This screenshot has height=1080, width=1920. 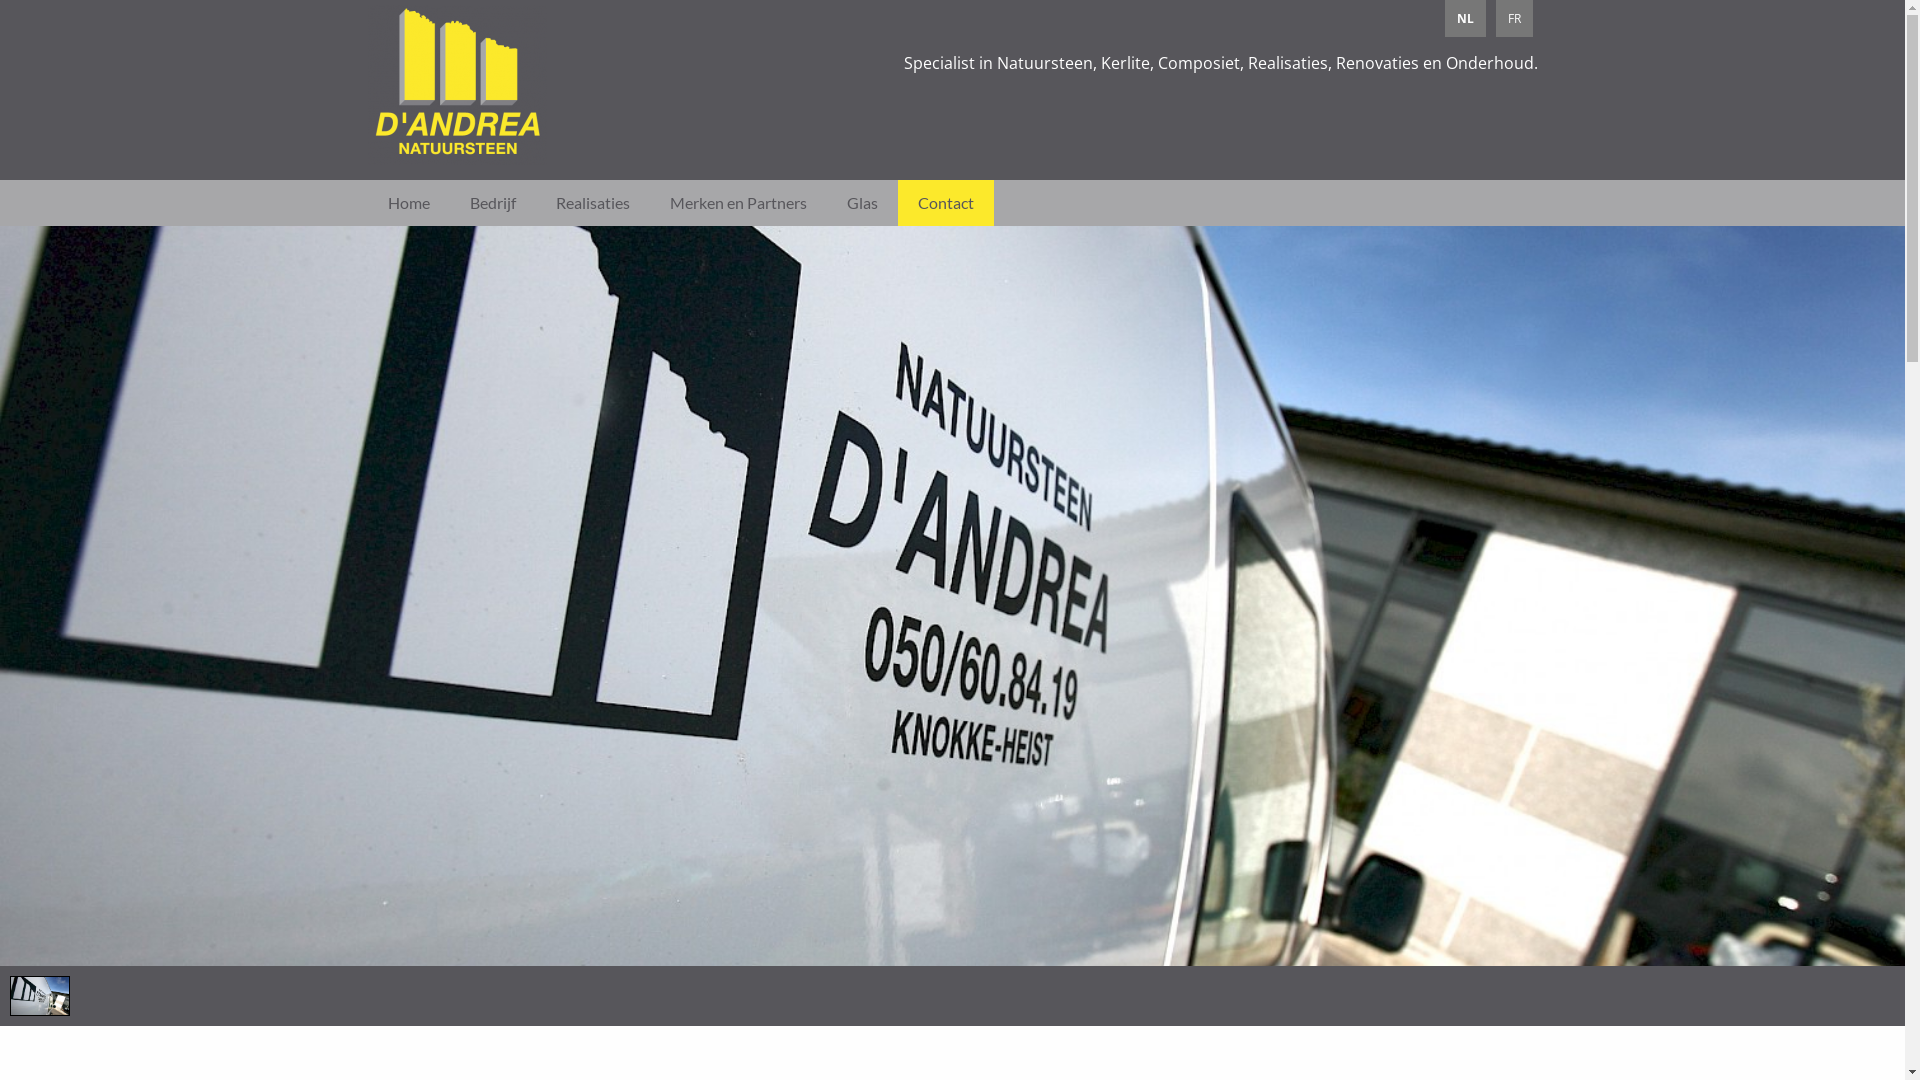 I want to click on 'Home', so click(x=407, y=203).